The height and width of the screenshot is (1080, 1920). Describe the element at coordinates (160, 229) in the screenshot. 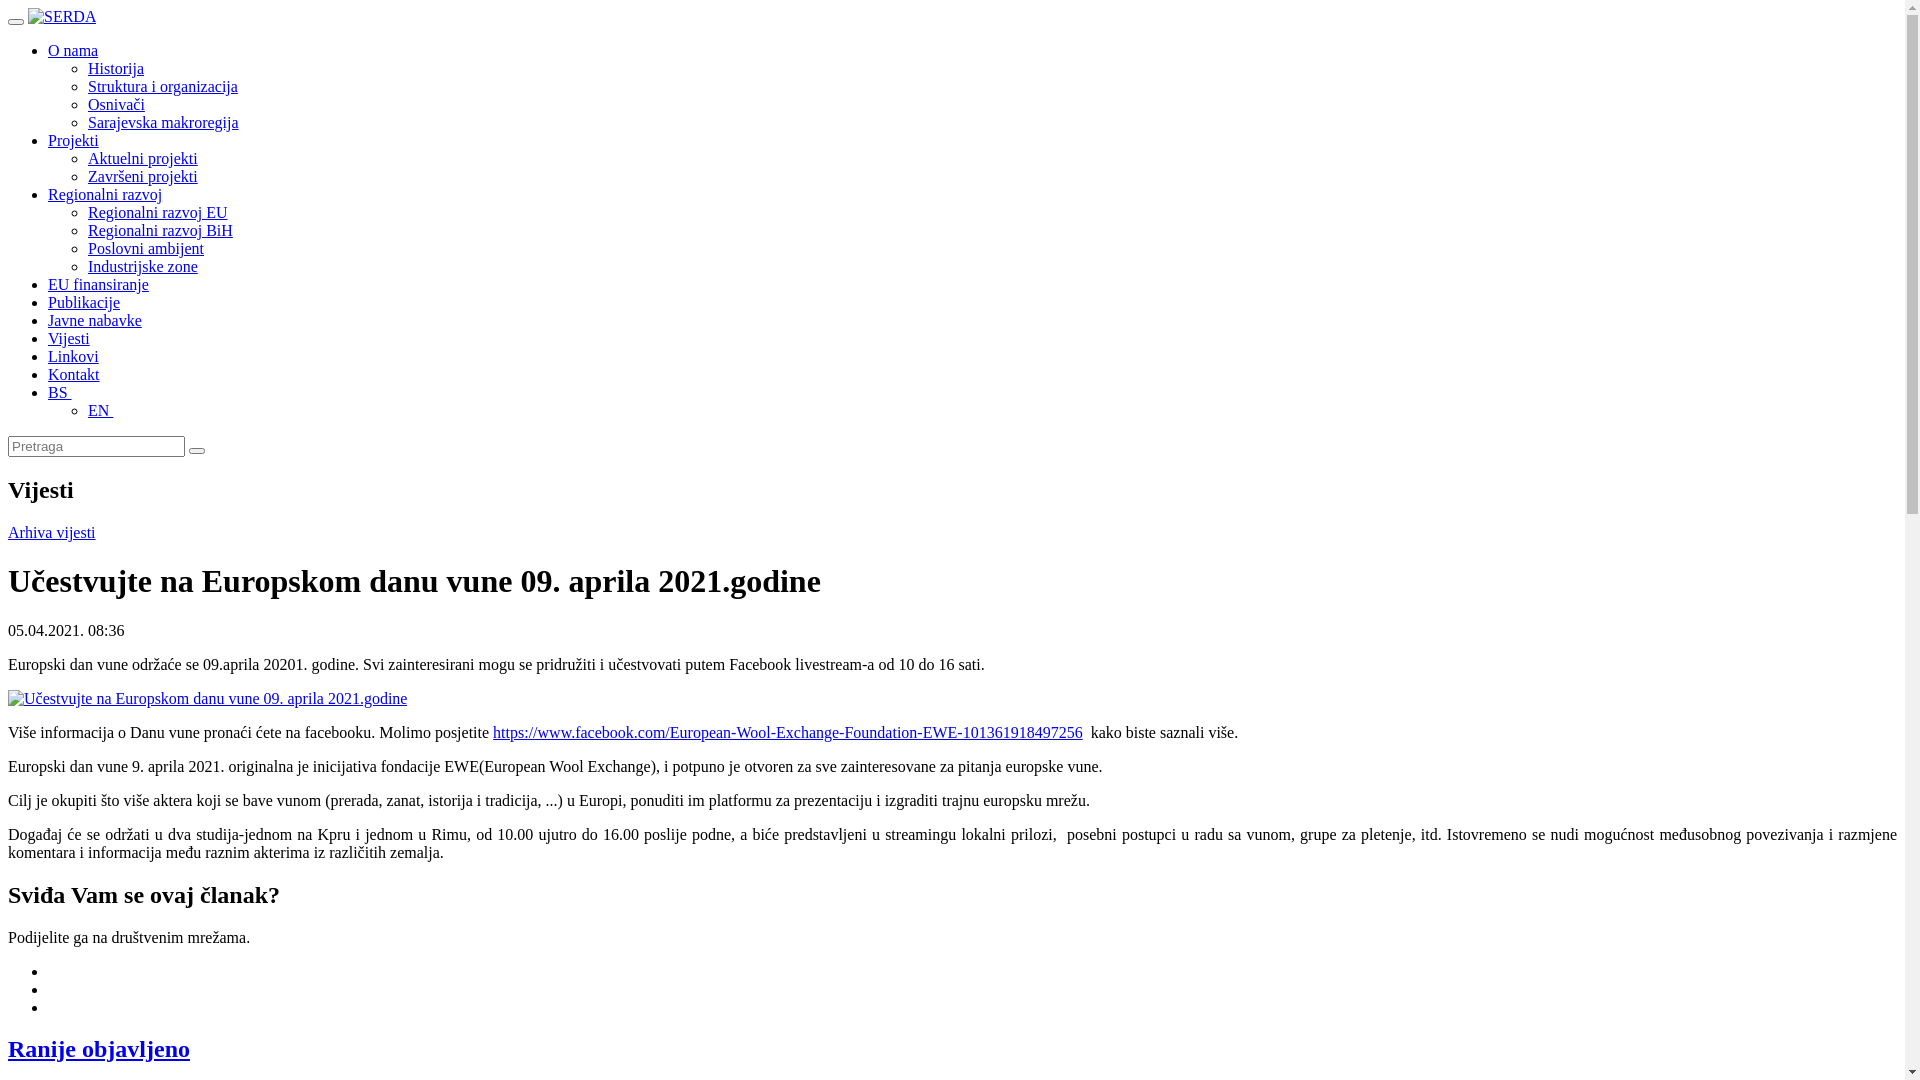

I see `'Regionalni razvoj BiH'` at that location.